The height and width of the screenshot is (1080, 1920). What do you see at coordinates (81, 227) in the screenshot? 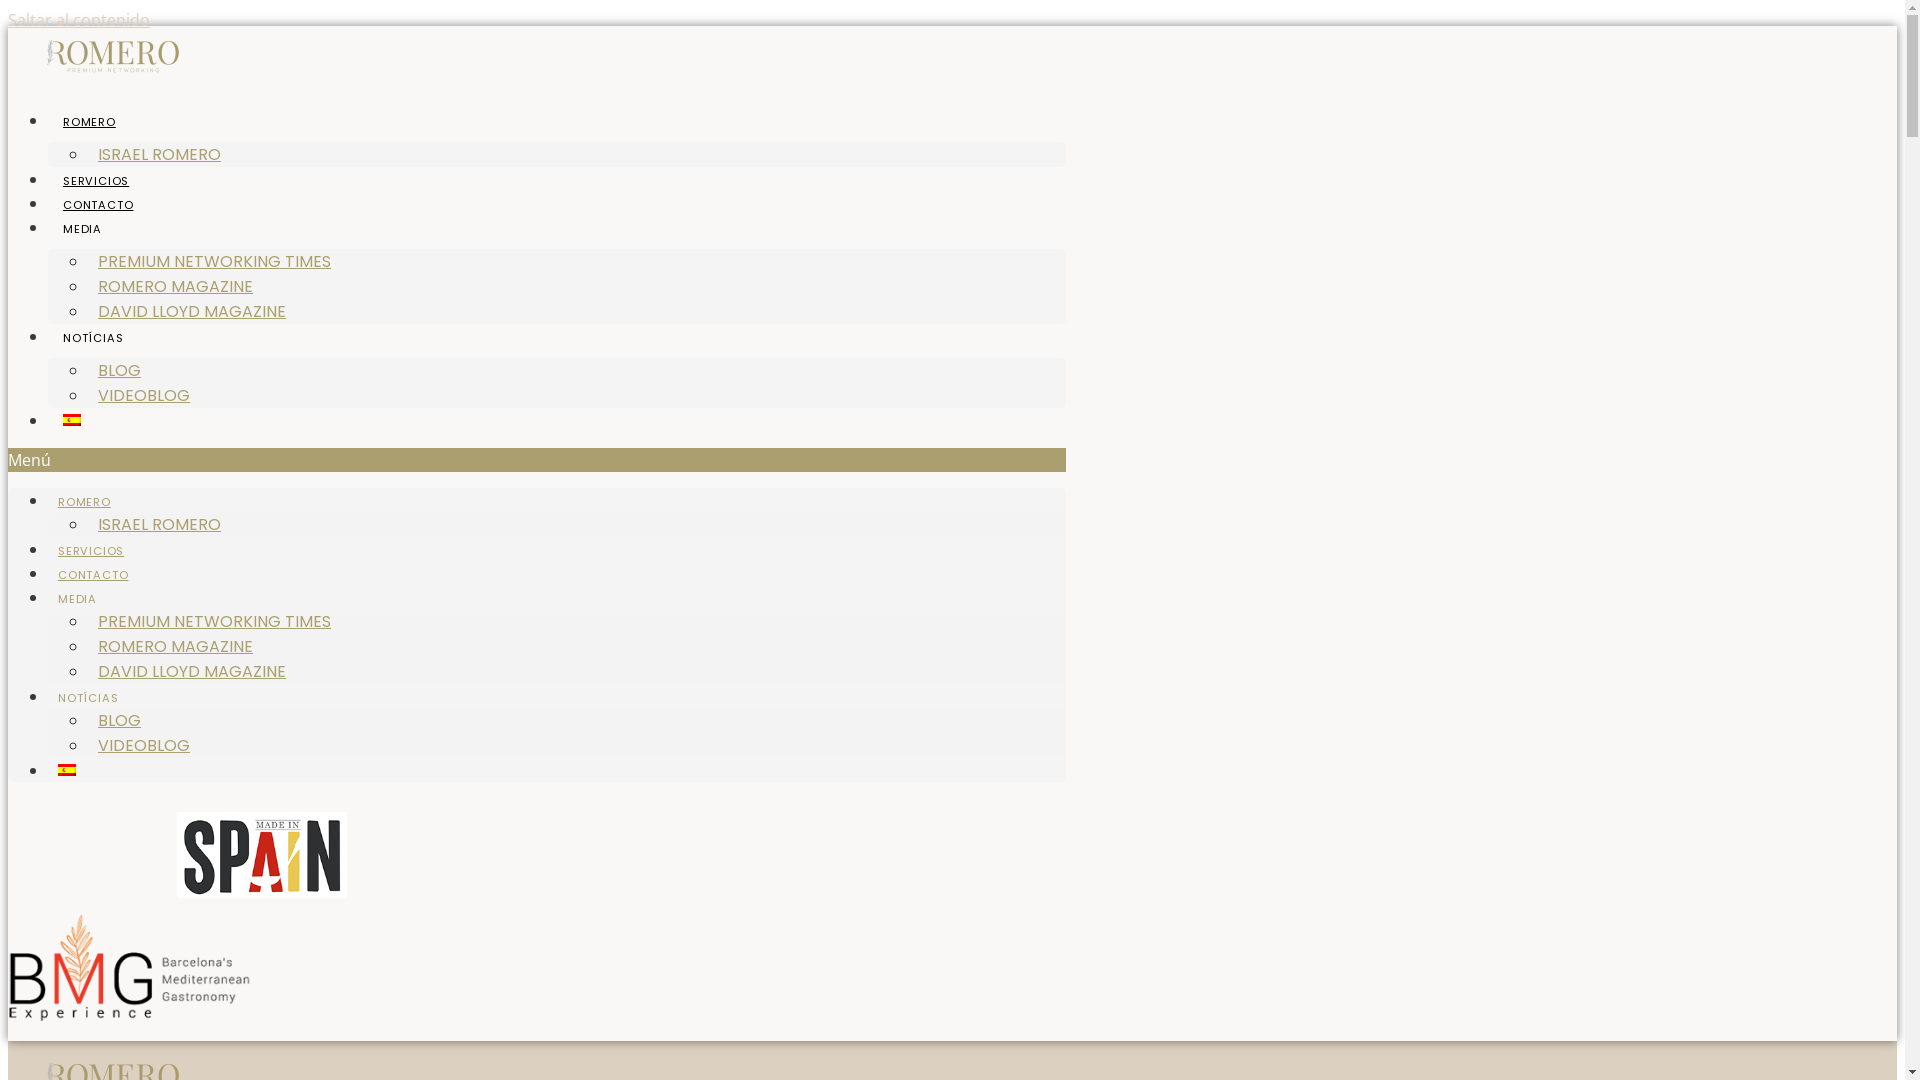
I see `'MEDIA'` at bounding box center [81, 227].